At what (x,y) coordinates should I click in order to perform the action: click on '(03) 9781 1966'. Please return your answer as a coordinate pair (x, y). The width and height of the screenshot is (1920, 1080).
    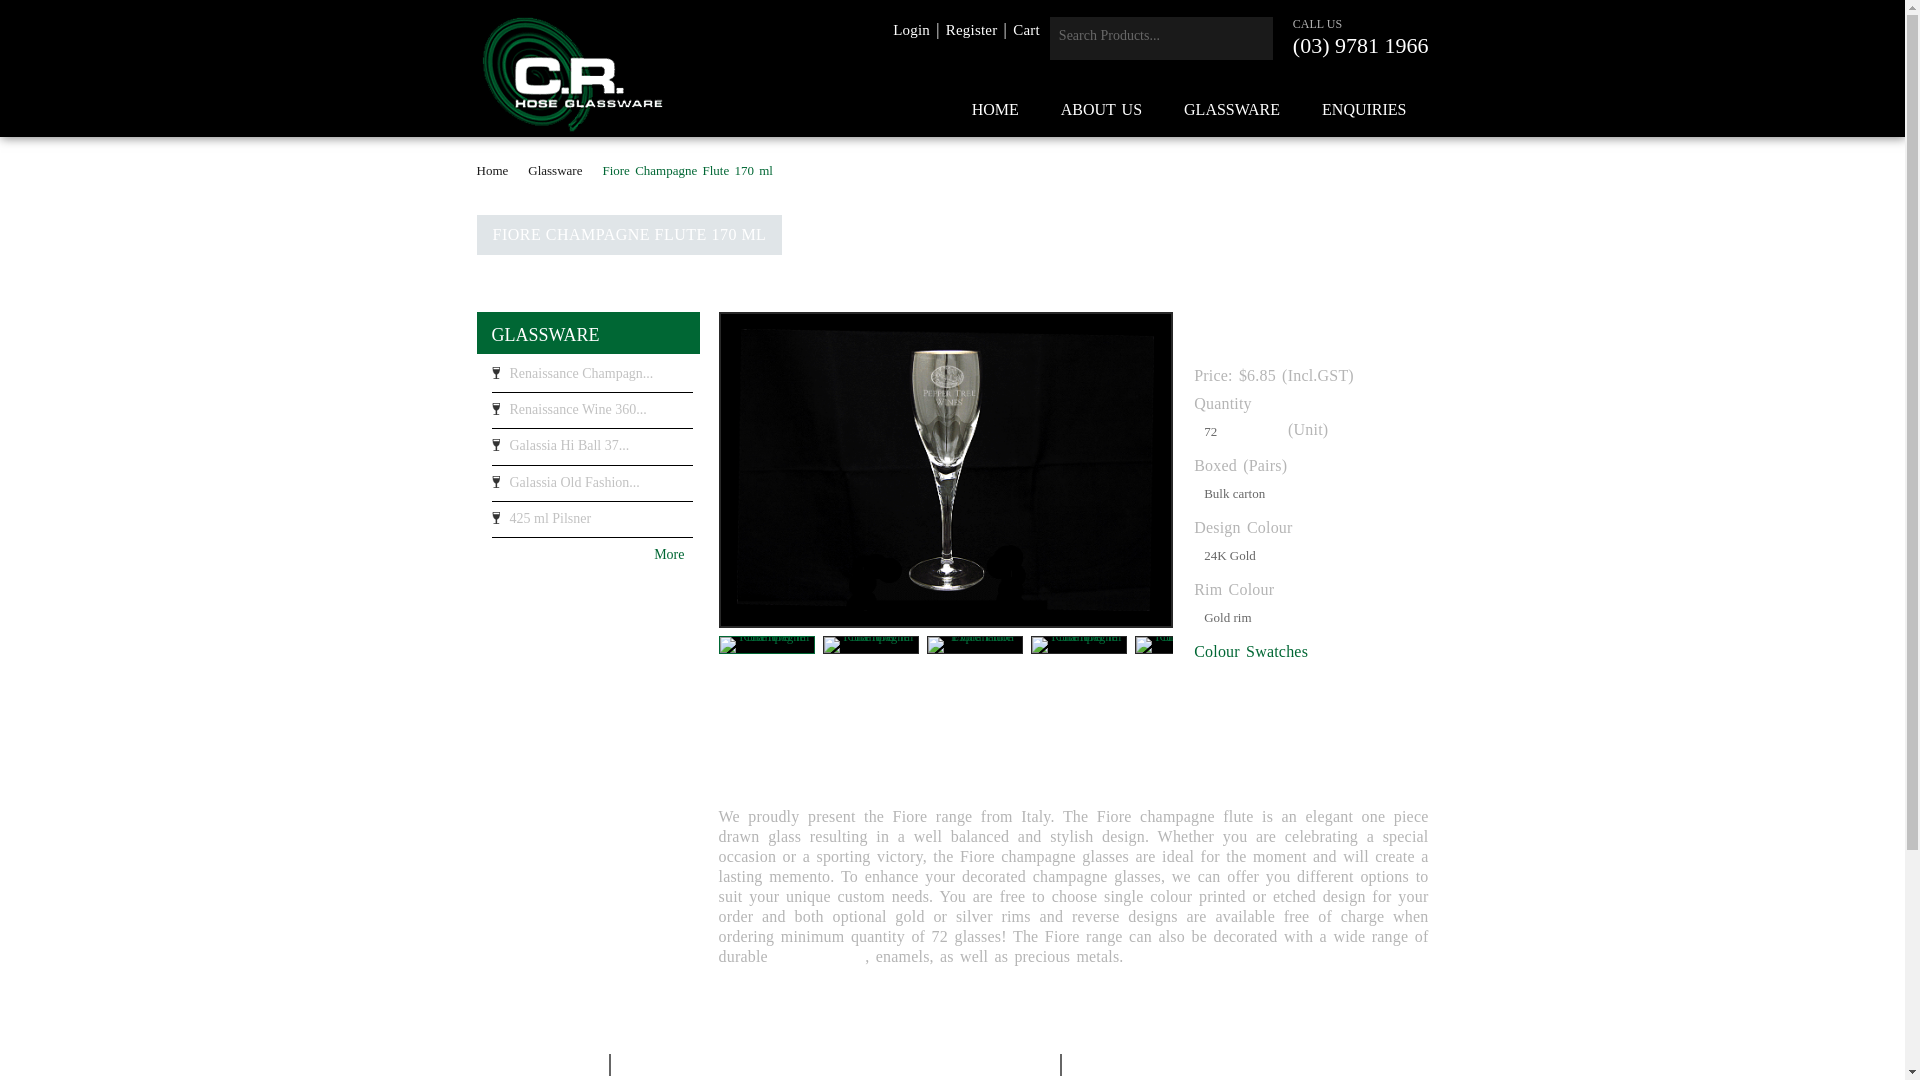
    Looking at the image, I should click on (1360, 45).